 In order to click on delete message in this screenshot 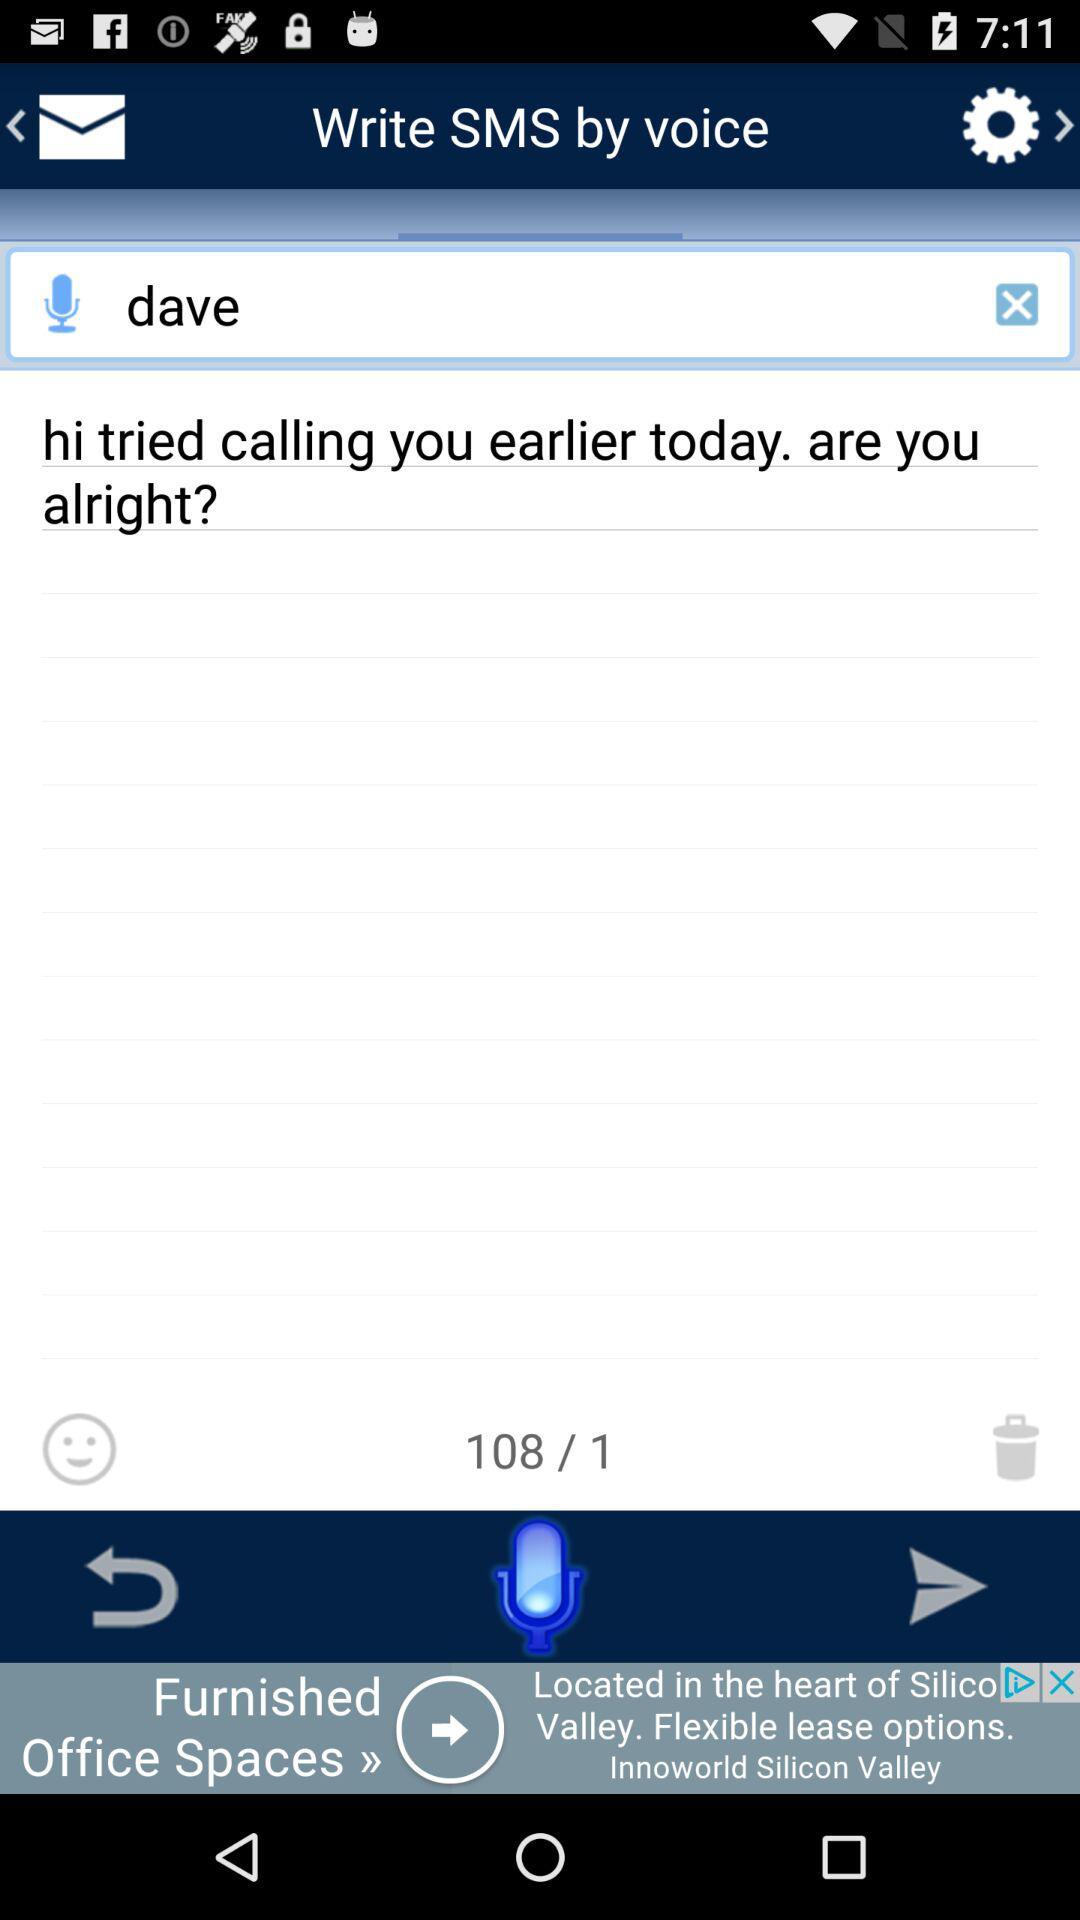, I will do `click(1016, 1447)`.